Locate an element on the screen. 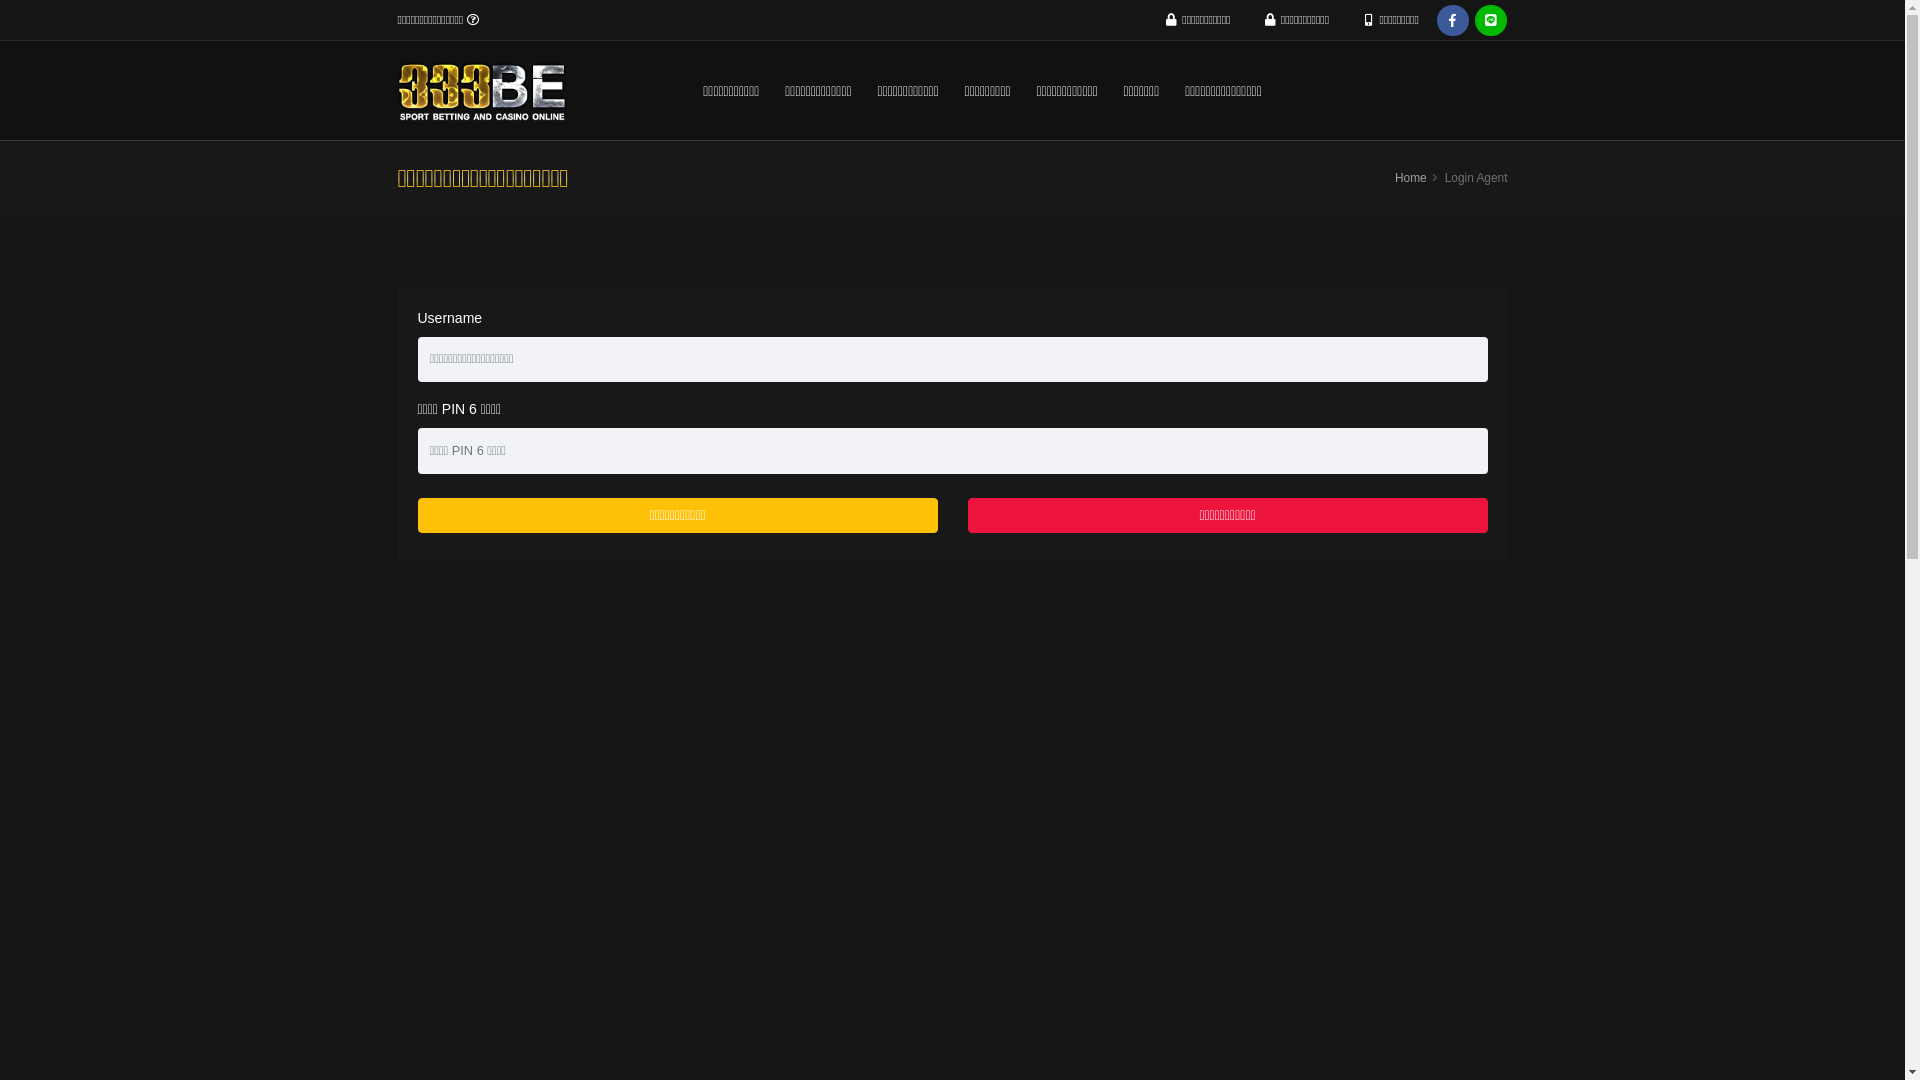  'Line' is located at coordinates (1491, 20).